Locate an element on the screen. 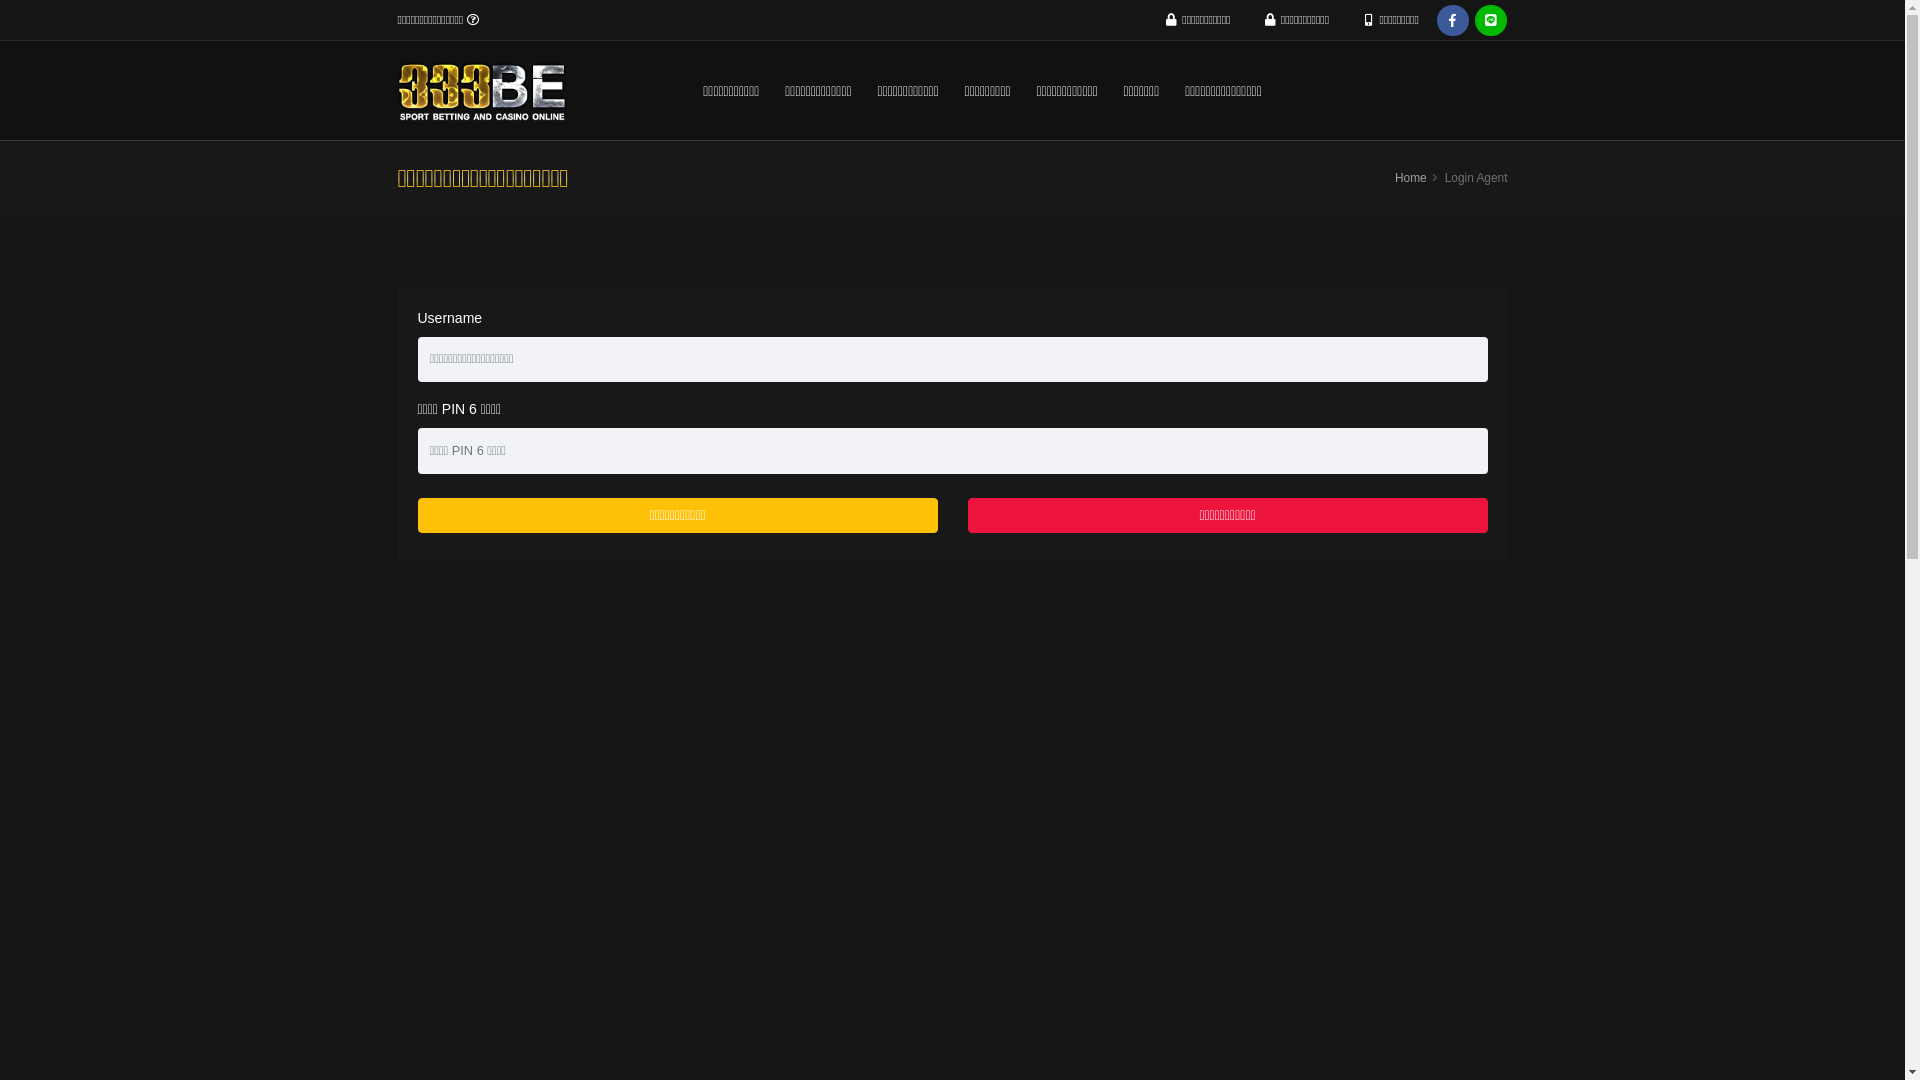  'Line' is located at coordinates (1491, 20).